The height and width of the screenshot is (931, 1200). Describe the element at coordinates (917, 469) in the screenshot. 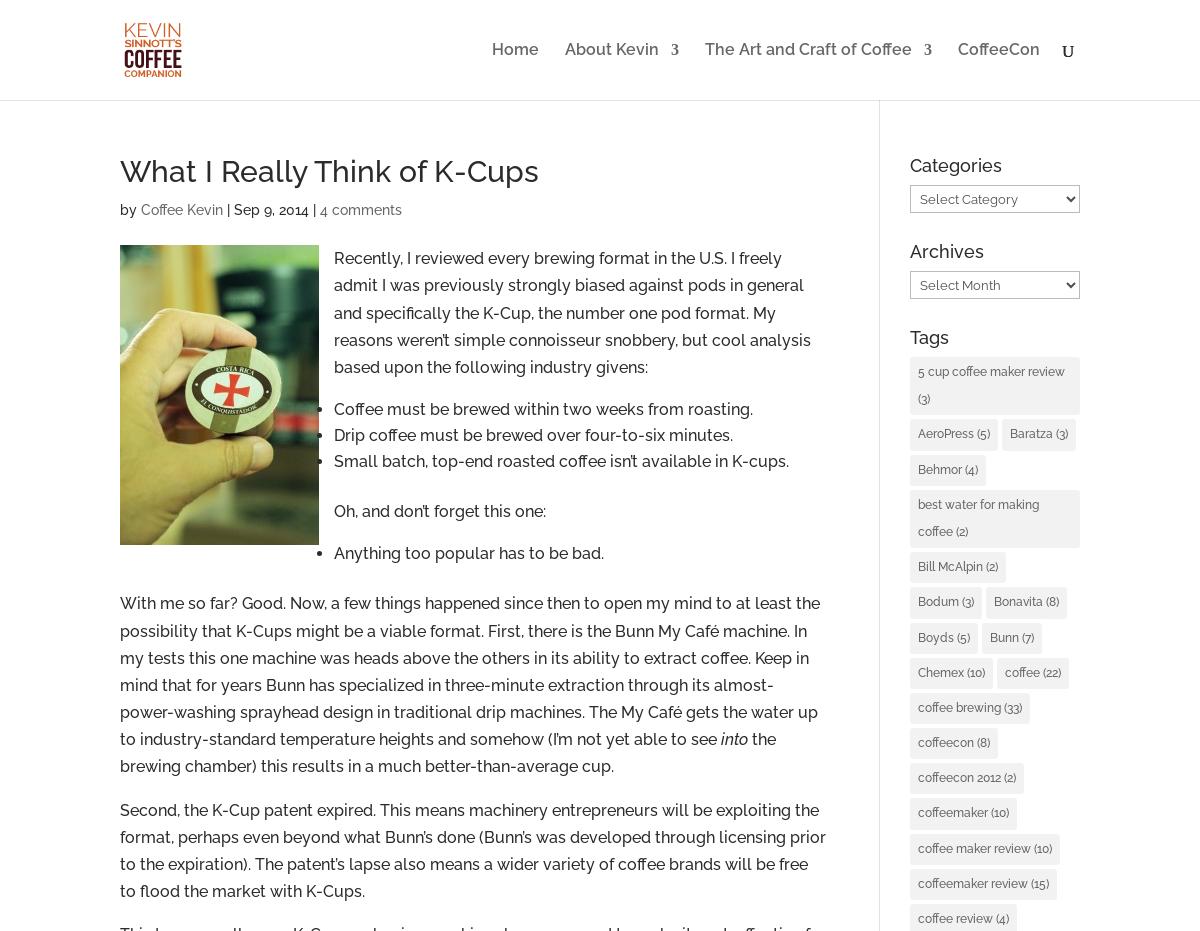

I see `'Behmor'` at that location.